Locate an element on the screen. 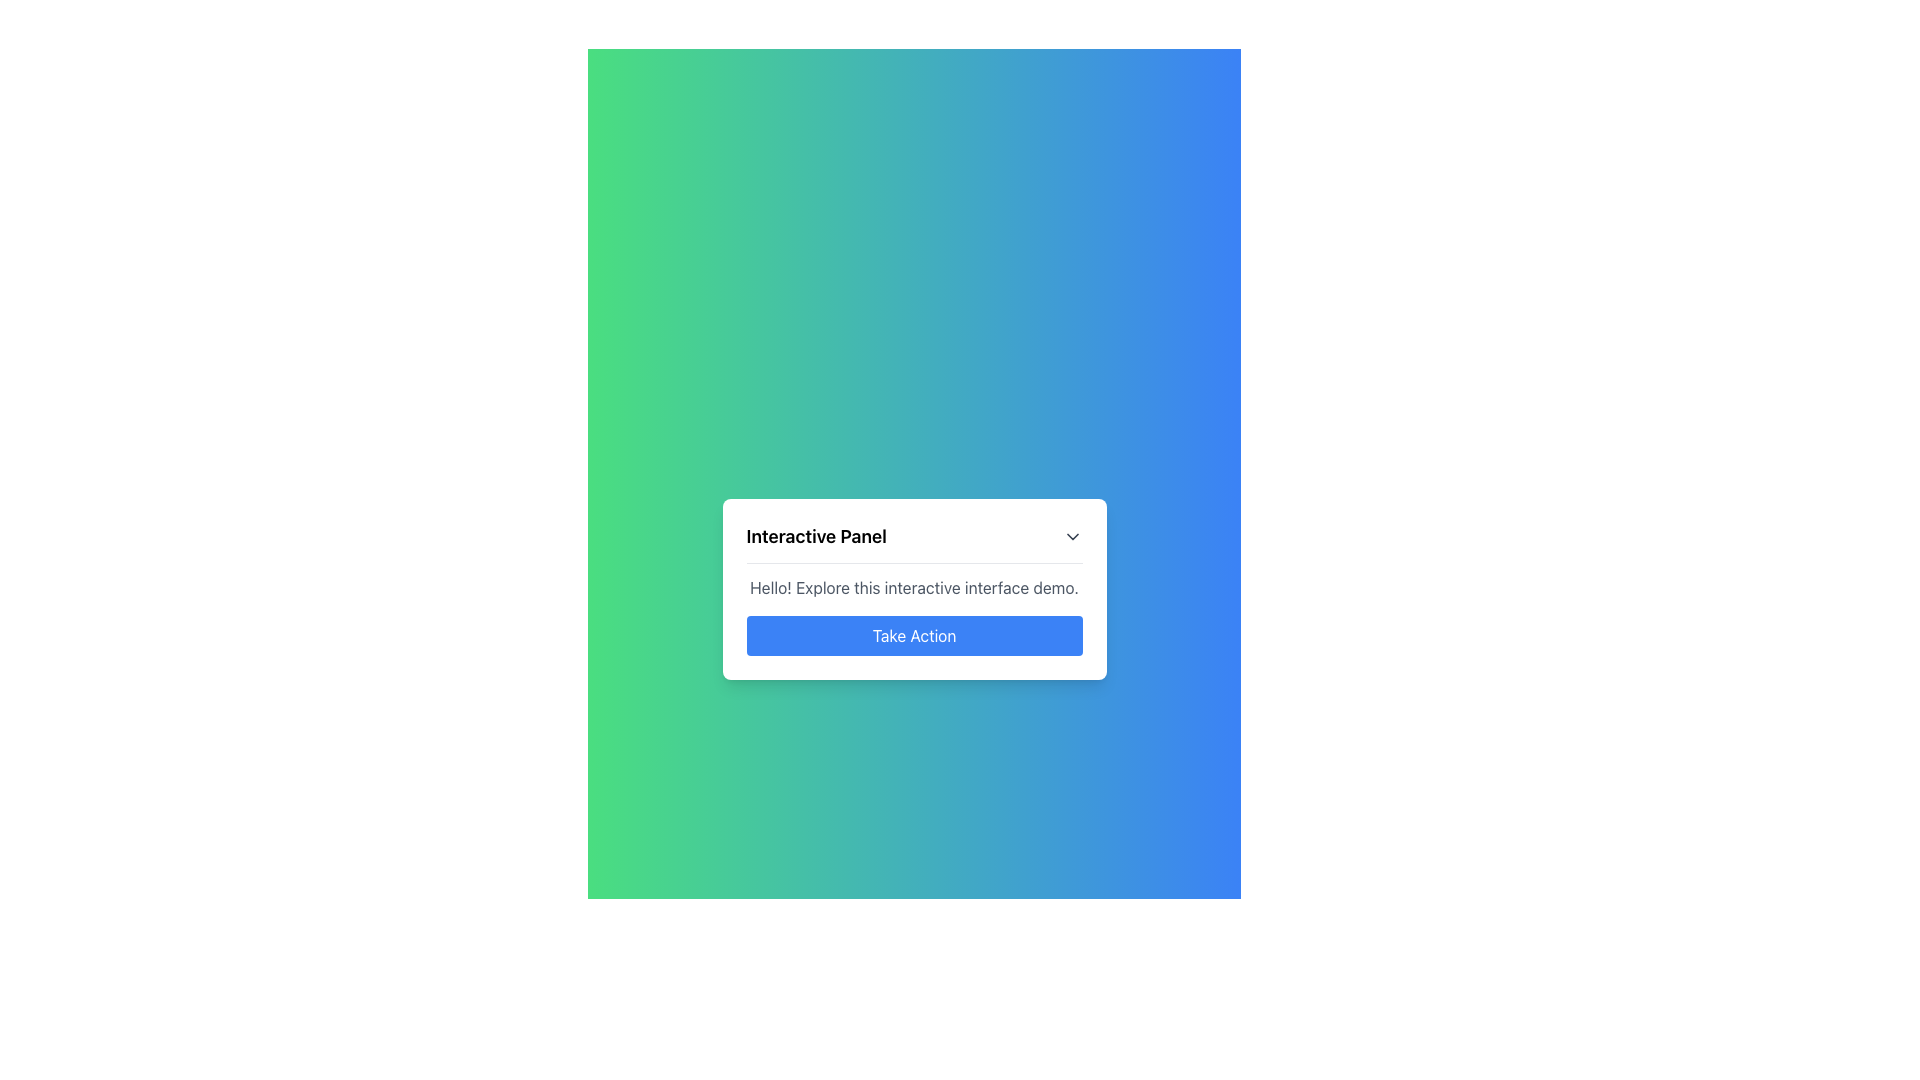  static text that says 'Hello! Explore this interactive interface demo.' which is located within the 'Interactive Panel' card above the blue 'Take Action' button is located at coordinates (913, 586).